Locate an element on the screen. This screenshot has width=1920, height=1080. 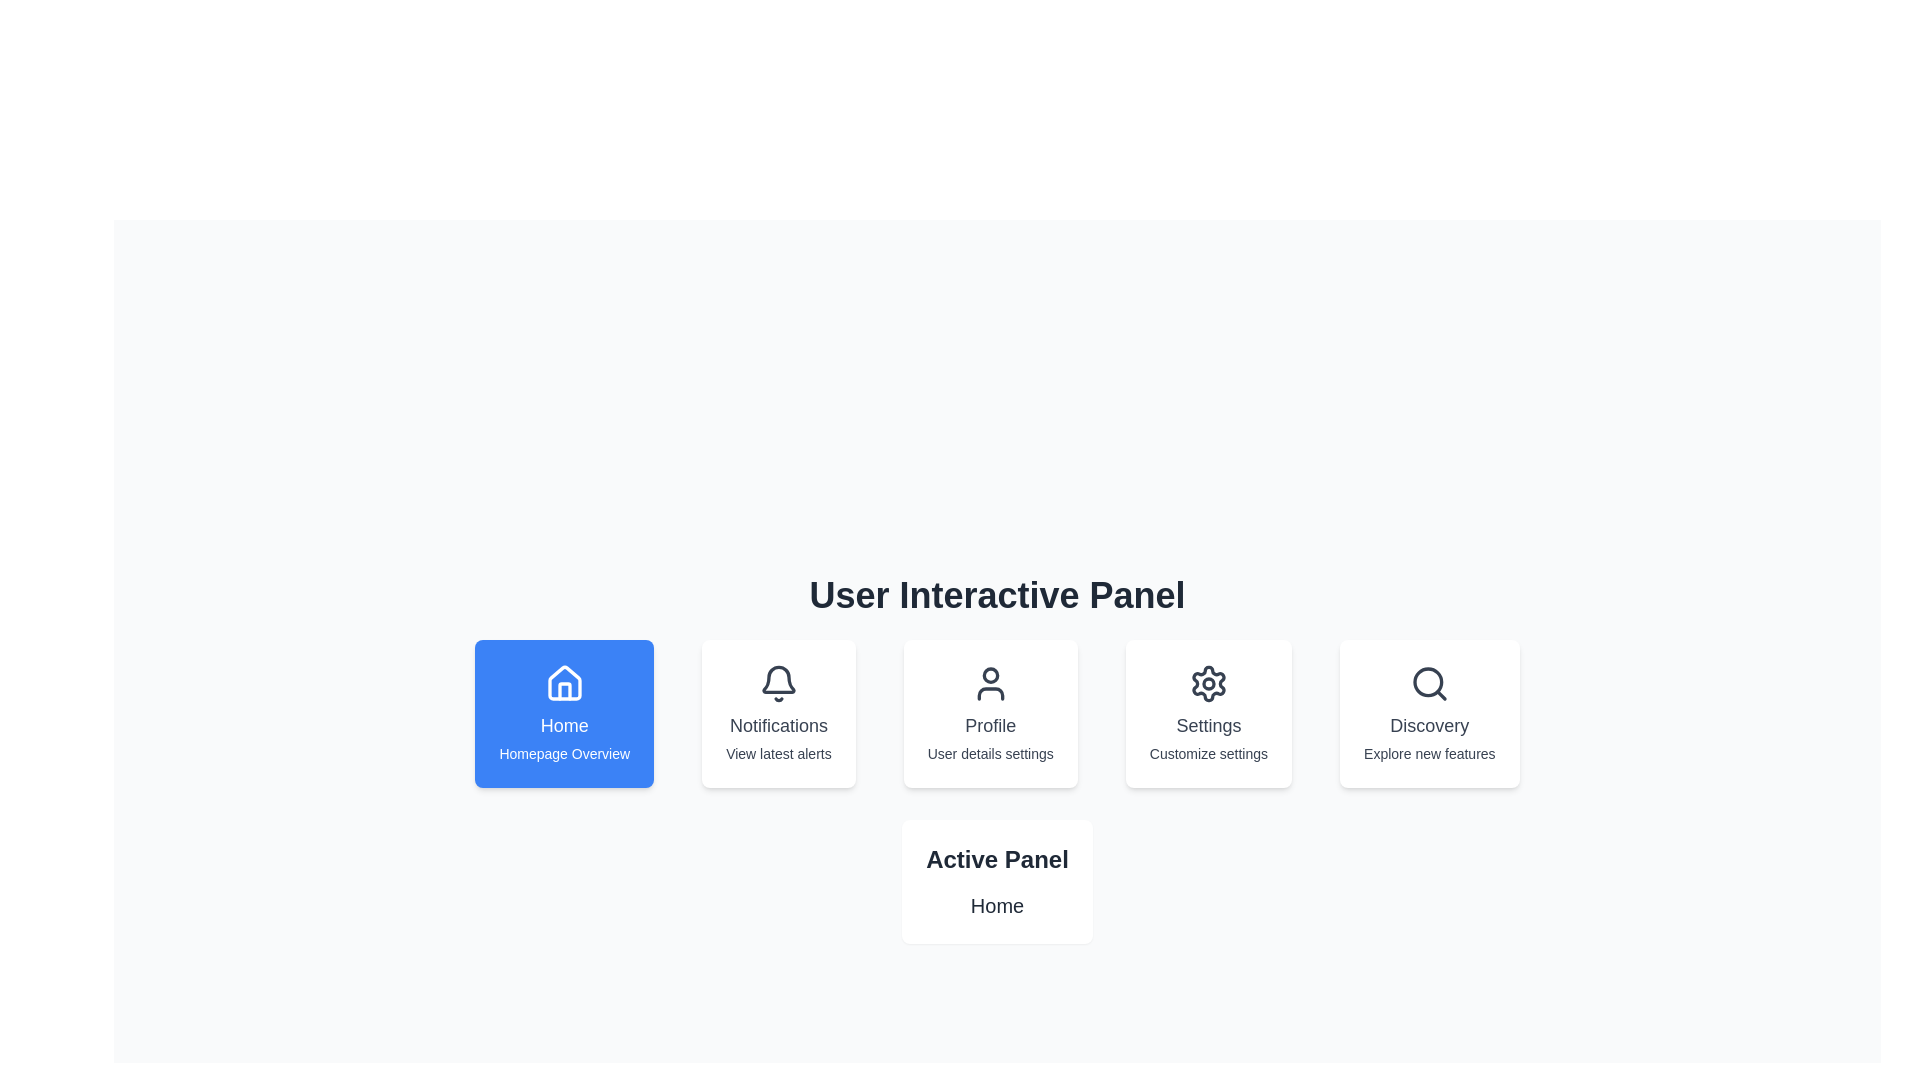
the supplementary description Text Label for the 'Home' button in the user panel, which is positioned beneath the 'Home' text label is located at coordinates (563, 753).